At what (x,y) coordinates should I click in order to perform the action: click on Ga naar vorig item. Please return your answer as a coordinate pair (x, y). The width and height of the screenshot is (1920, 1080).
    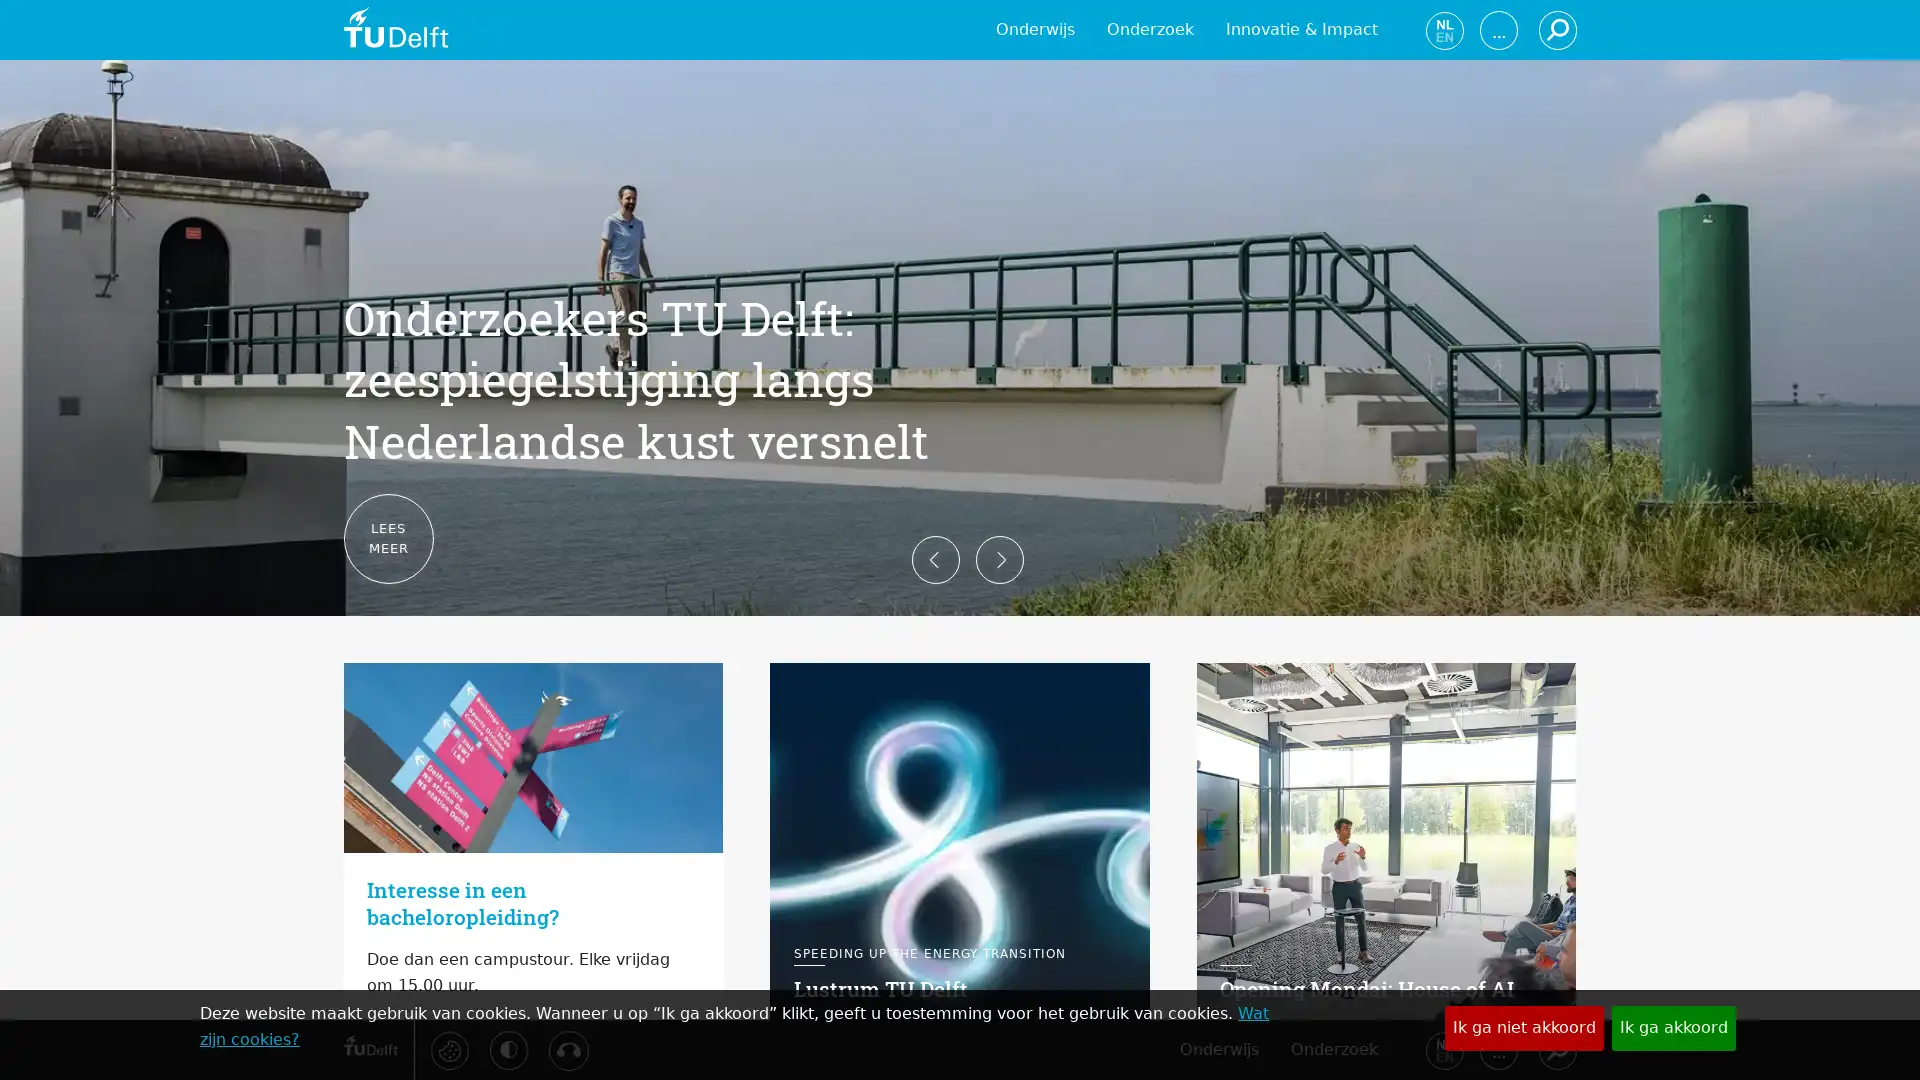
    Looking at the image, I should click on (311, 540).